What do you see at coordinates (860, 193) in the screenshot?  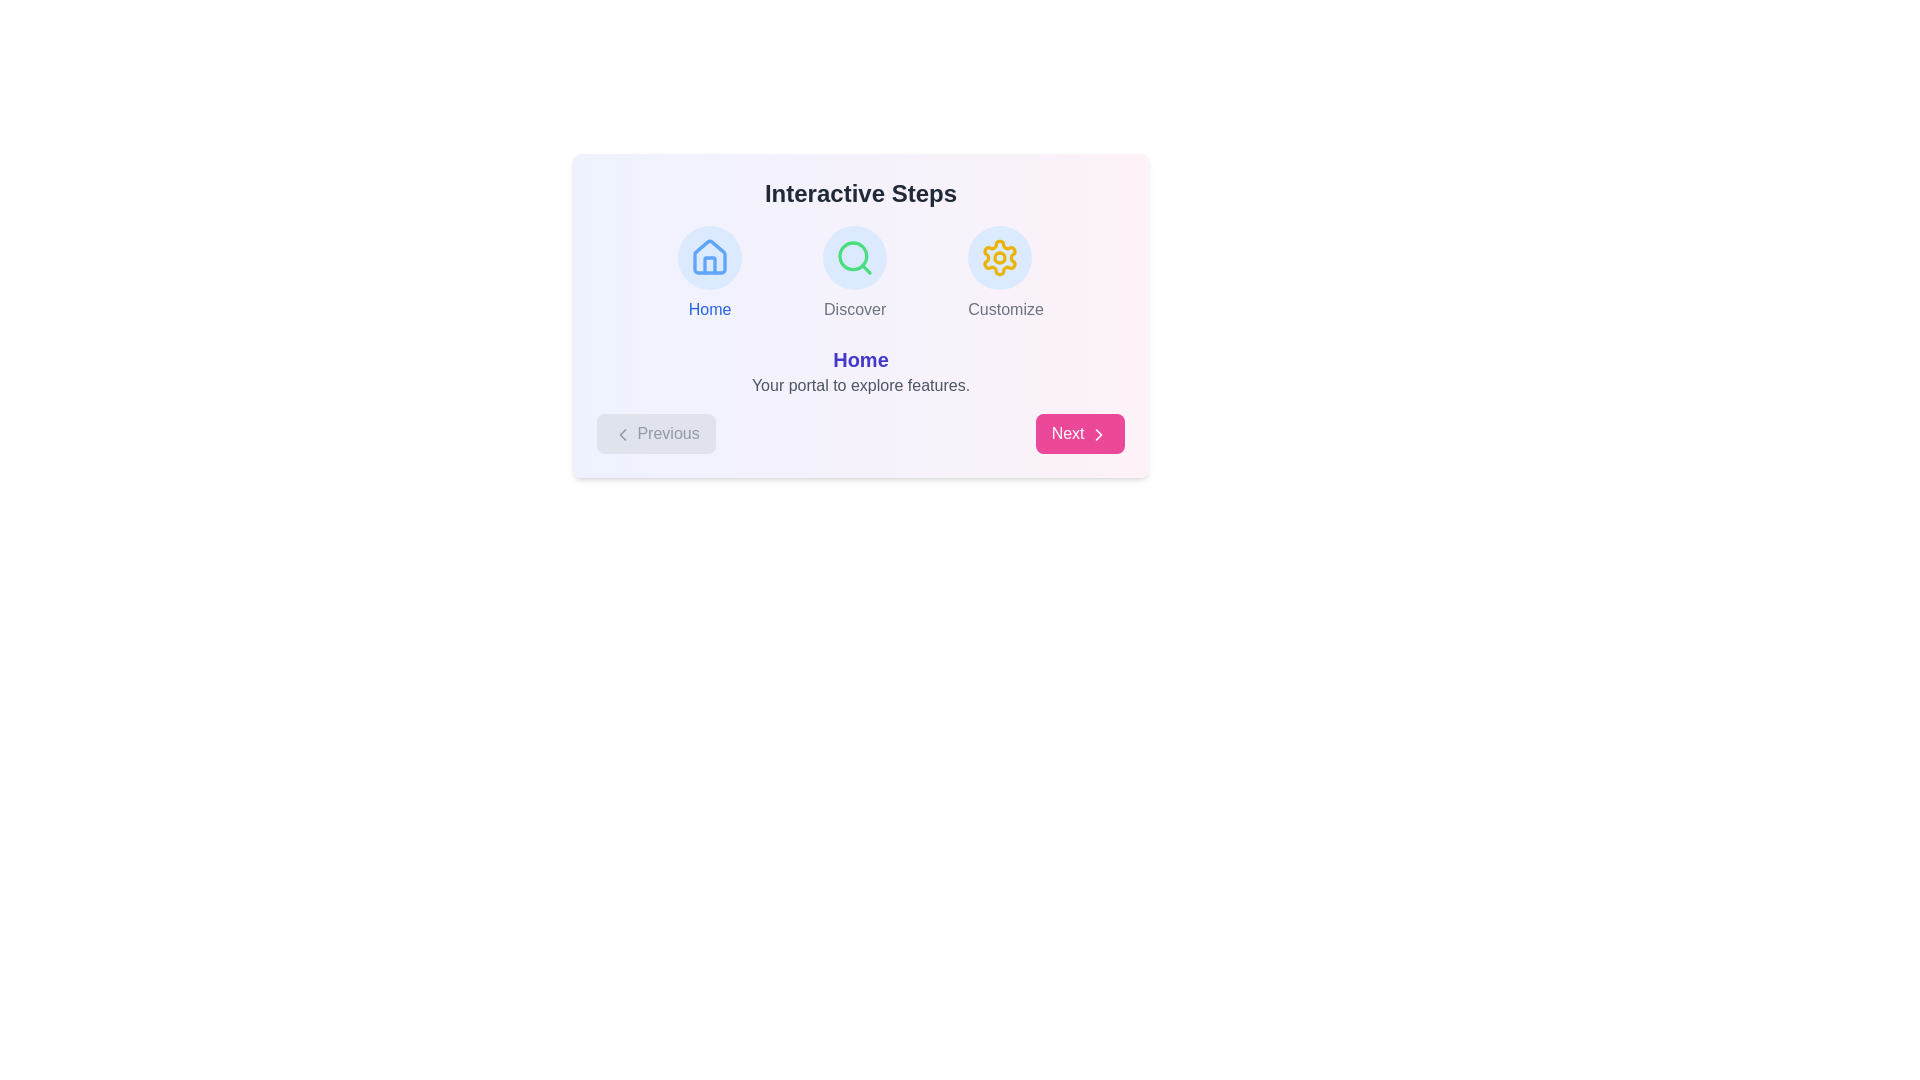 I see `the bold text element reading 'Interactive Steps', which is styled in a large, dark gray font and positioned prominently at the top of a rounded card` at bounding box center [860, 193].